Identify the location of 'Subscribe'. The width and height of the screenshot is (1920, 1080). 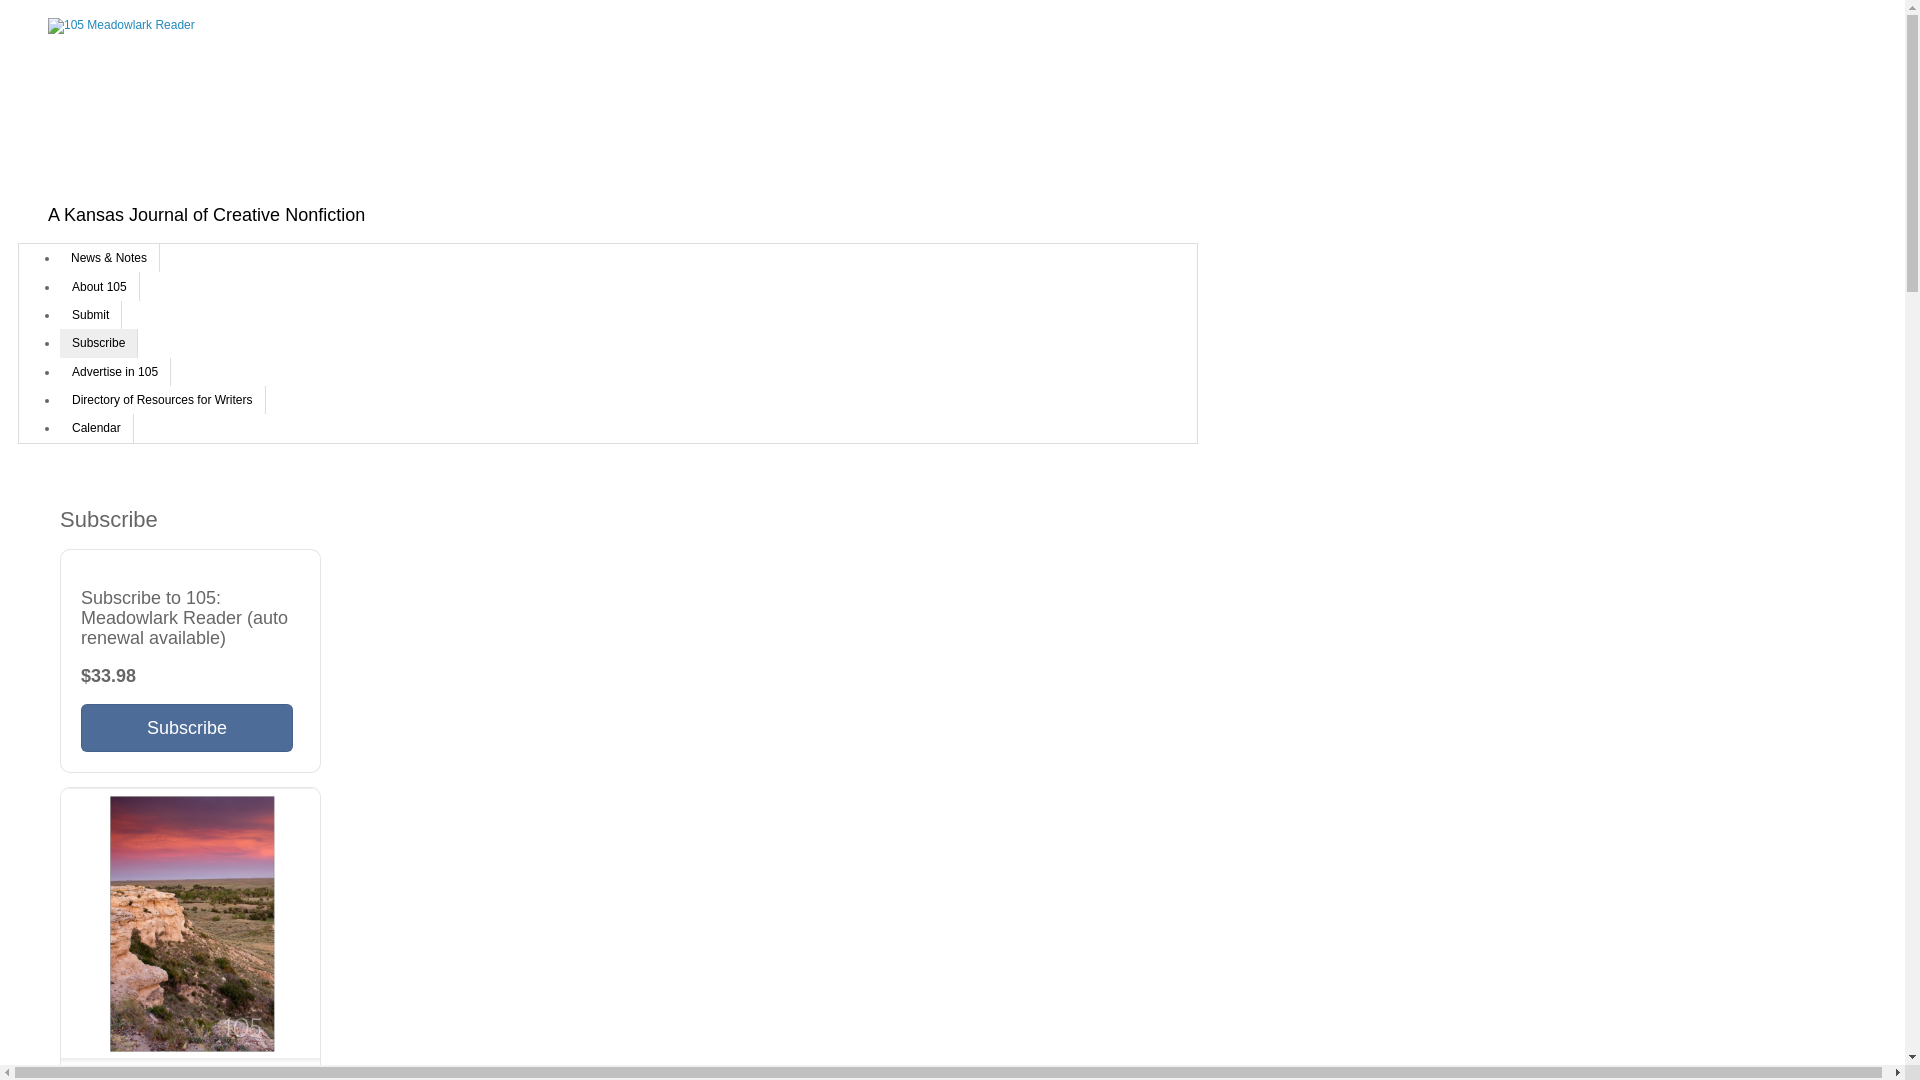
(80, 728).